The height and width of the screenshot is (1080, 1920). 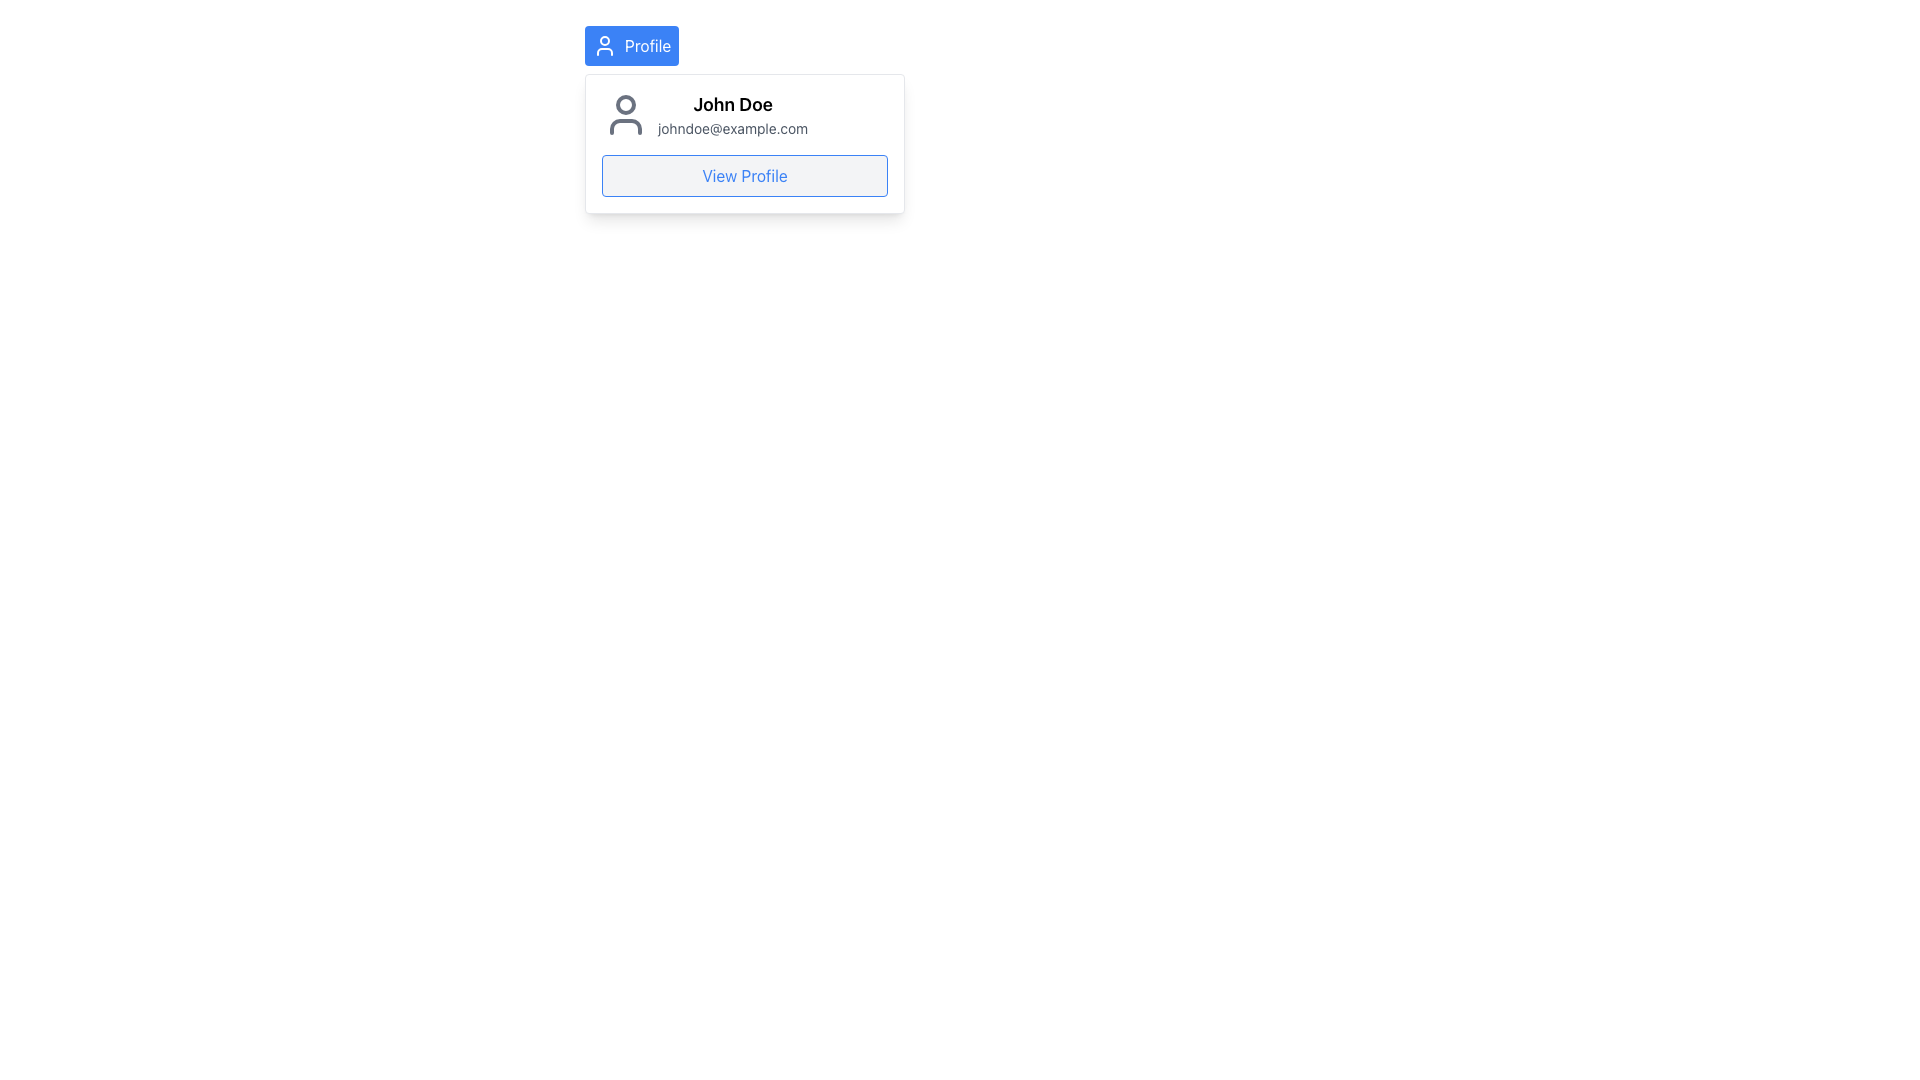 I want to click on email address text label displayed within the user profile card, located beneath 'John Doe' and above the 'View Profile' button, so click(x=732, y=128).